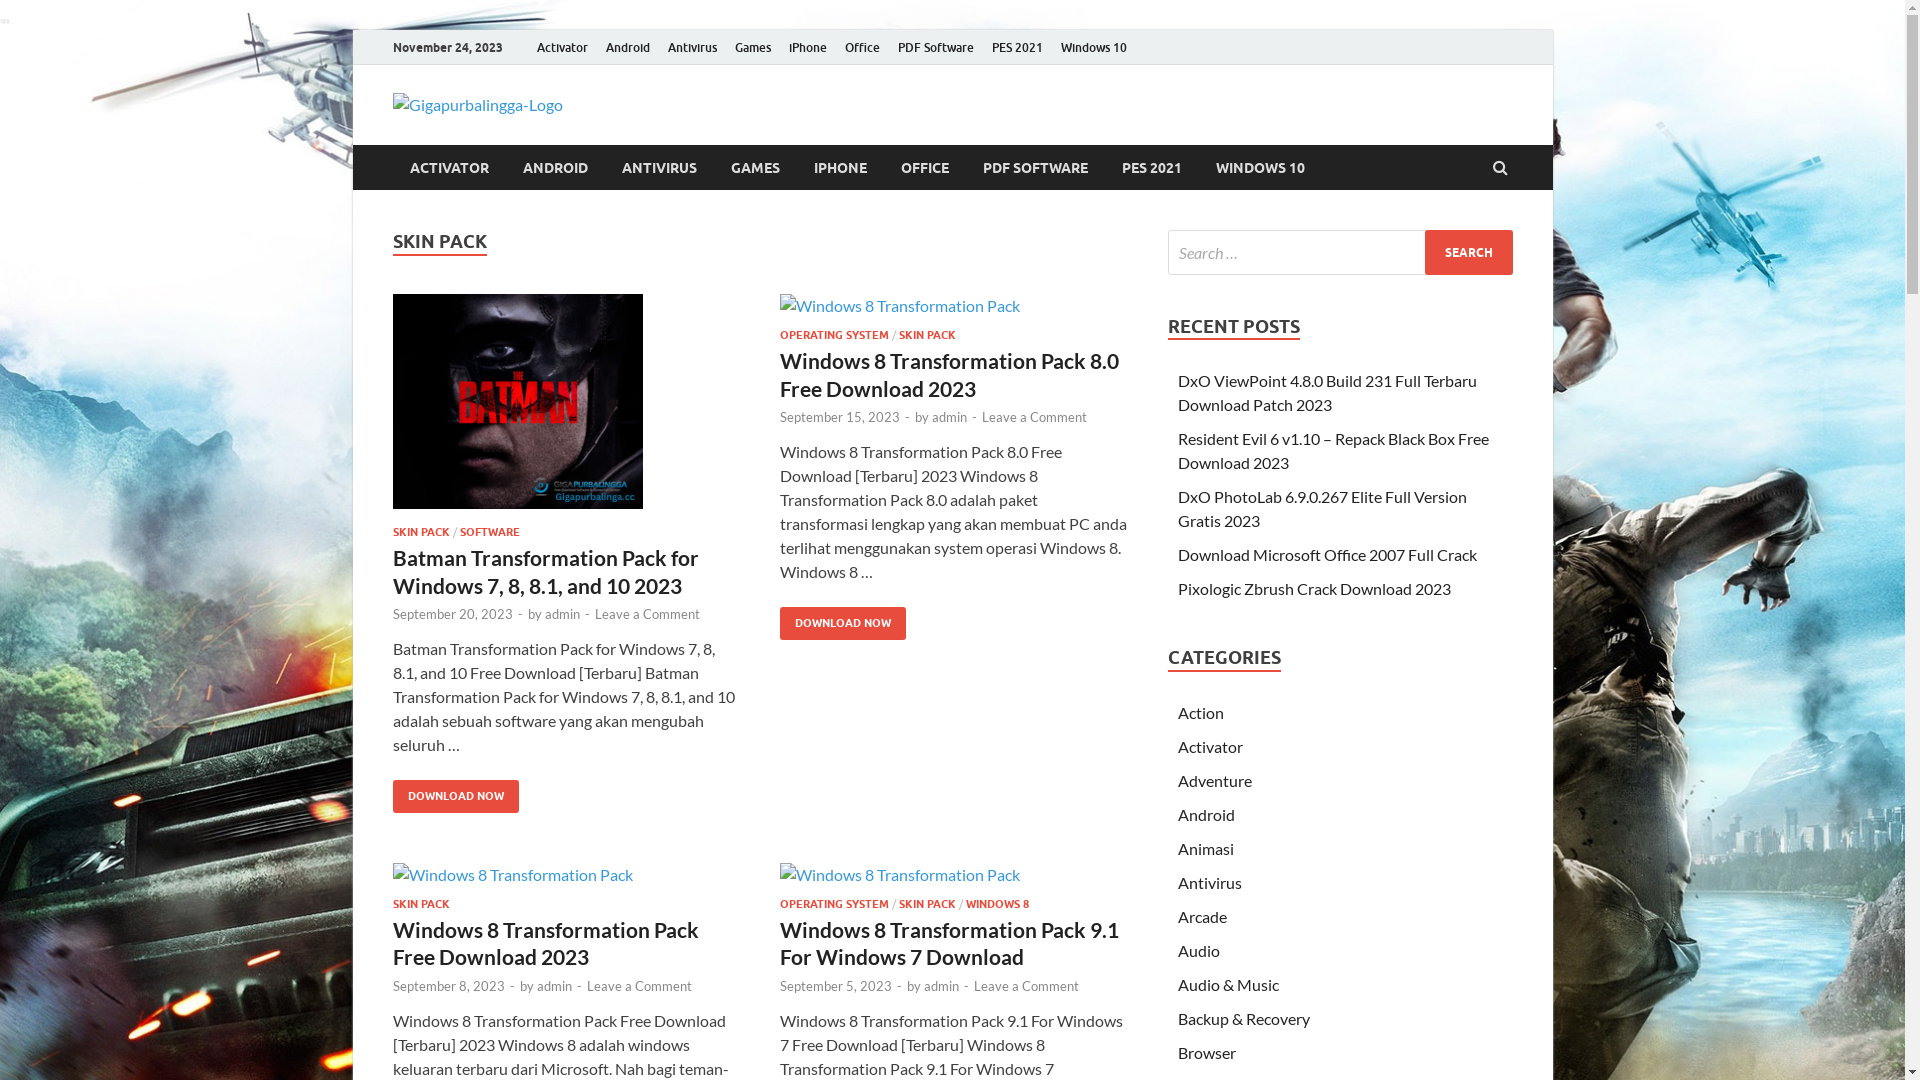 This screenshot has height=1080, width=1920. I want to click on 'PDF SOFTWARE', so click(1035, 166).